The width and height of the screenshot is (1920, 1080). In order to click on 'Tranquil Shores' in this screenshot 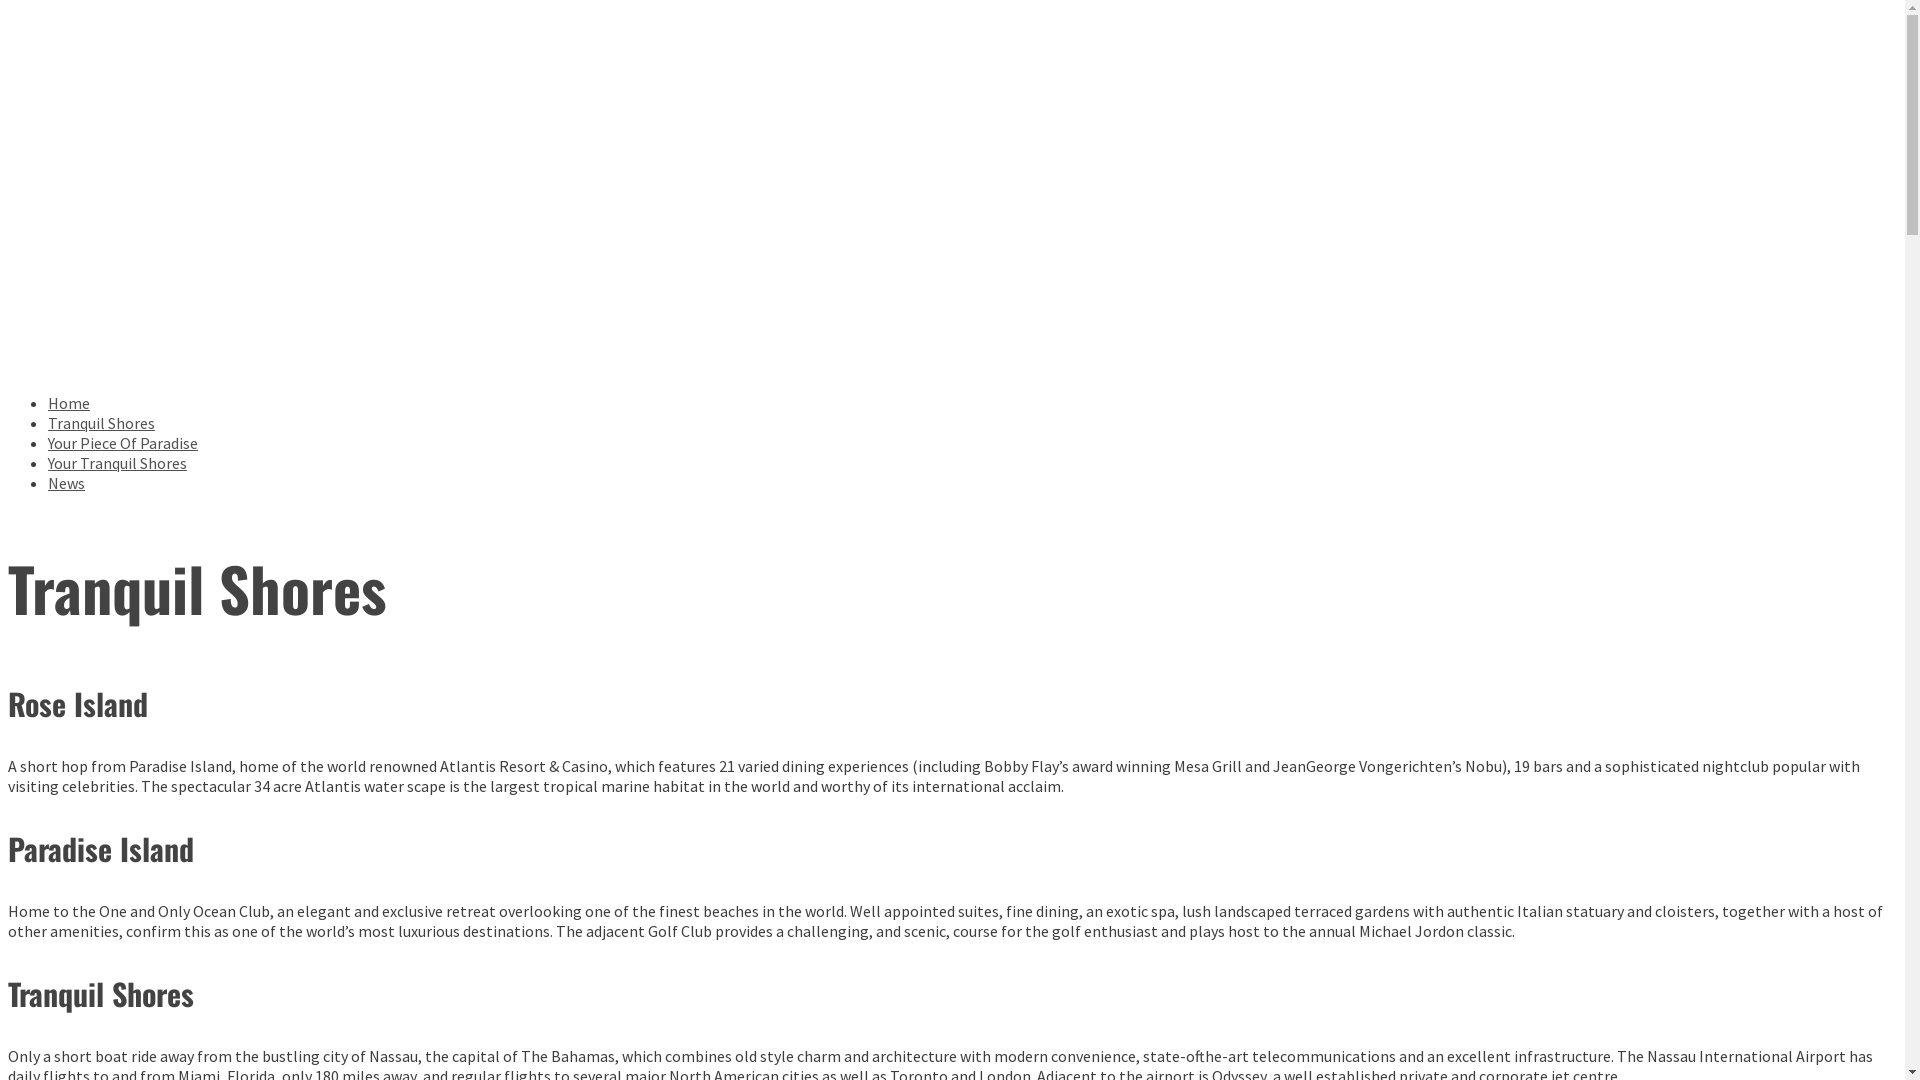, I will do `click(100, 422)`.